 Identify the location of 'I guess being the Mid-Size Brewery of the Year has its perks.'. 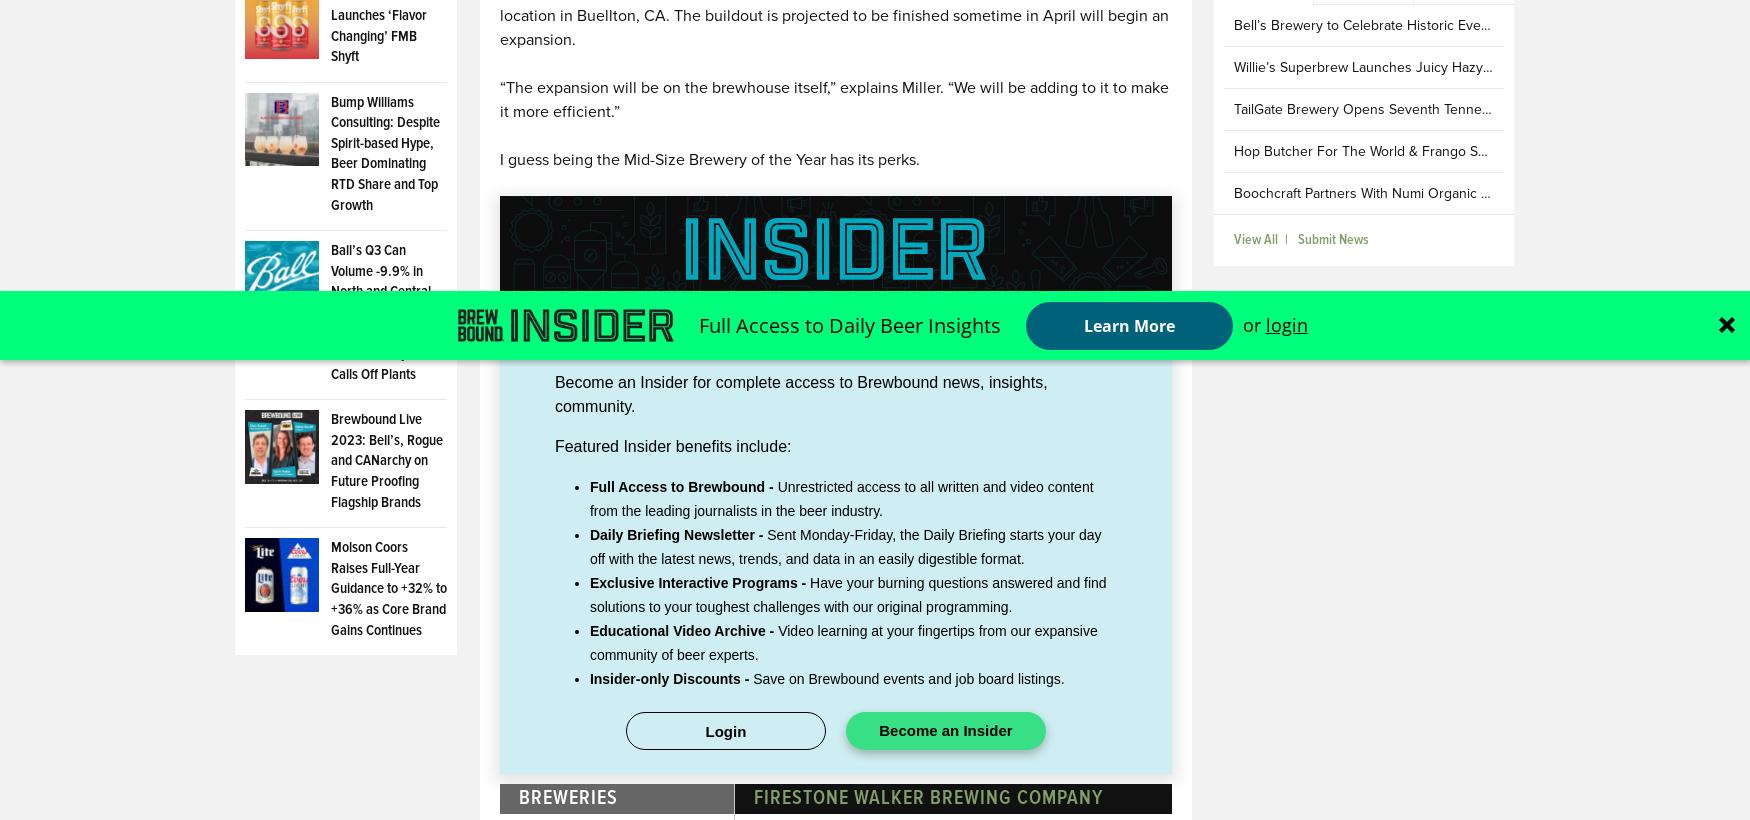
(708, 159).